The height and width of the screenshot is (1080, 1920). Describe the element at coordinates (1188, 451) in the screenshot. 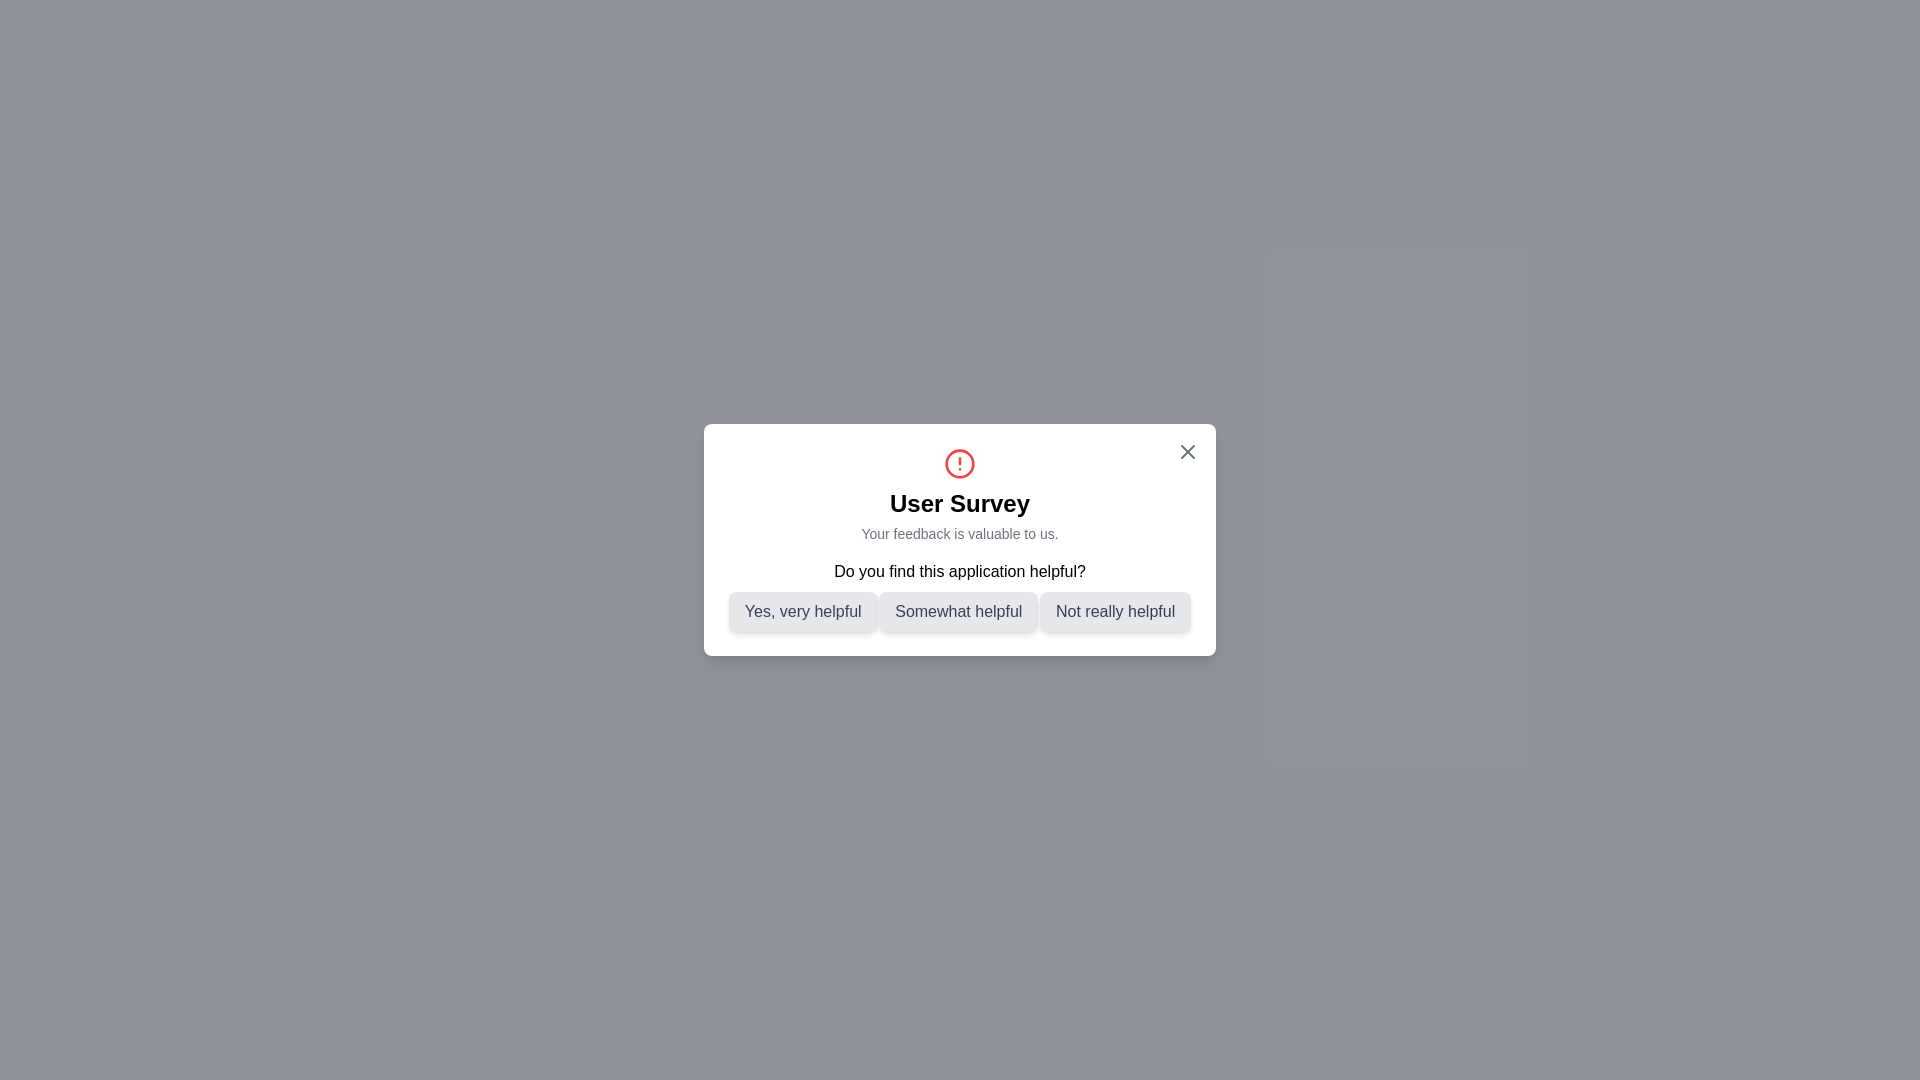

I see `the 'X' close button located at the top-right corner of the dialog box to change its text color` at that location.